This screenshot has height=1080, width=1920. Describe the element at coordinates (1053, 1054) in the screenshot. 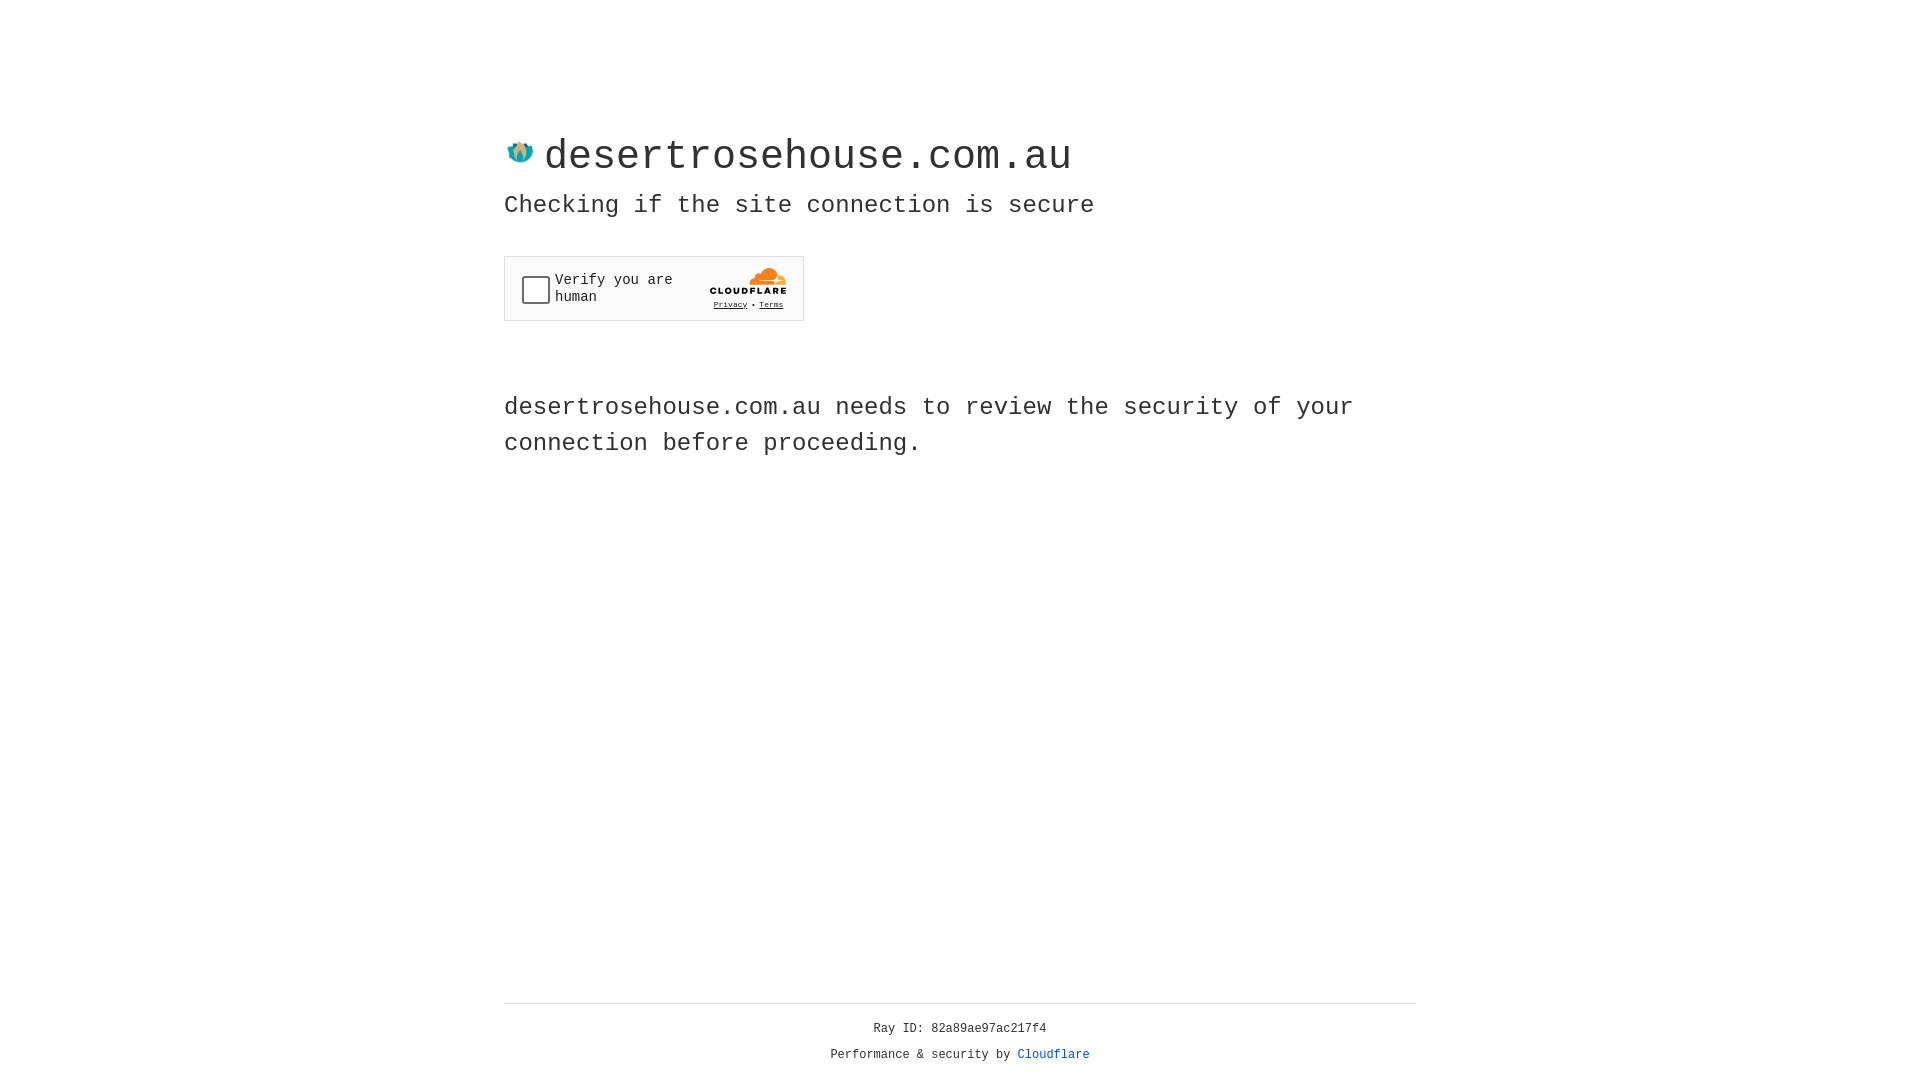

I see `'Cloudflare'` at that location.